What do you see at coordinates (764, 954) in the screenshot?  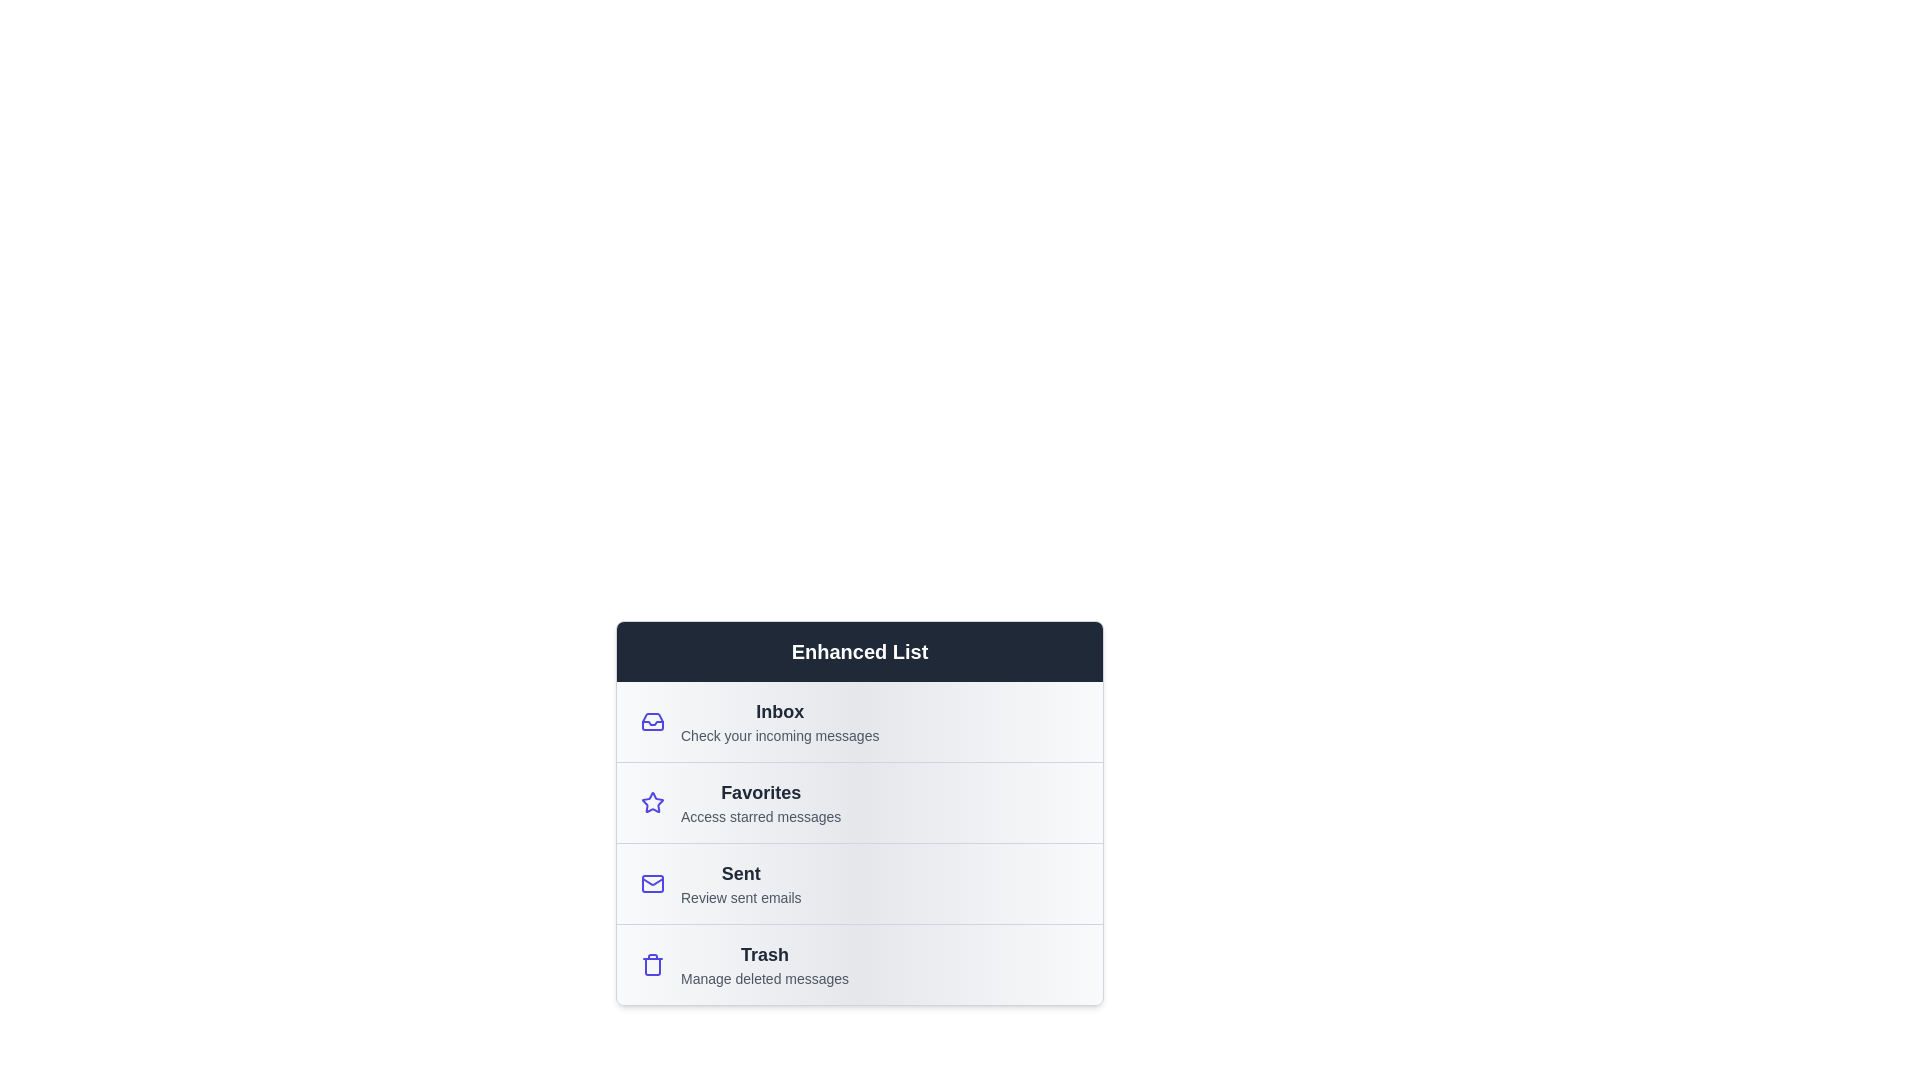 I see `the text label indicating the section for trash management or deleted items located at the bottom of the list in the 'Enhanced List' modal` at bounding box center [764, 954].